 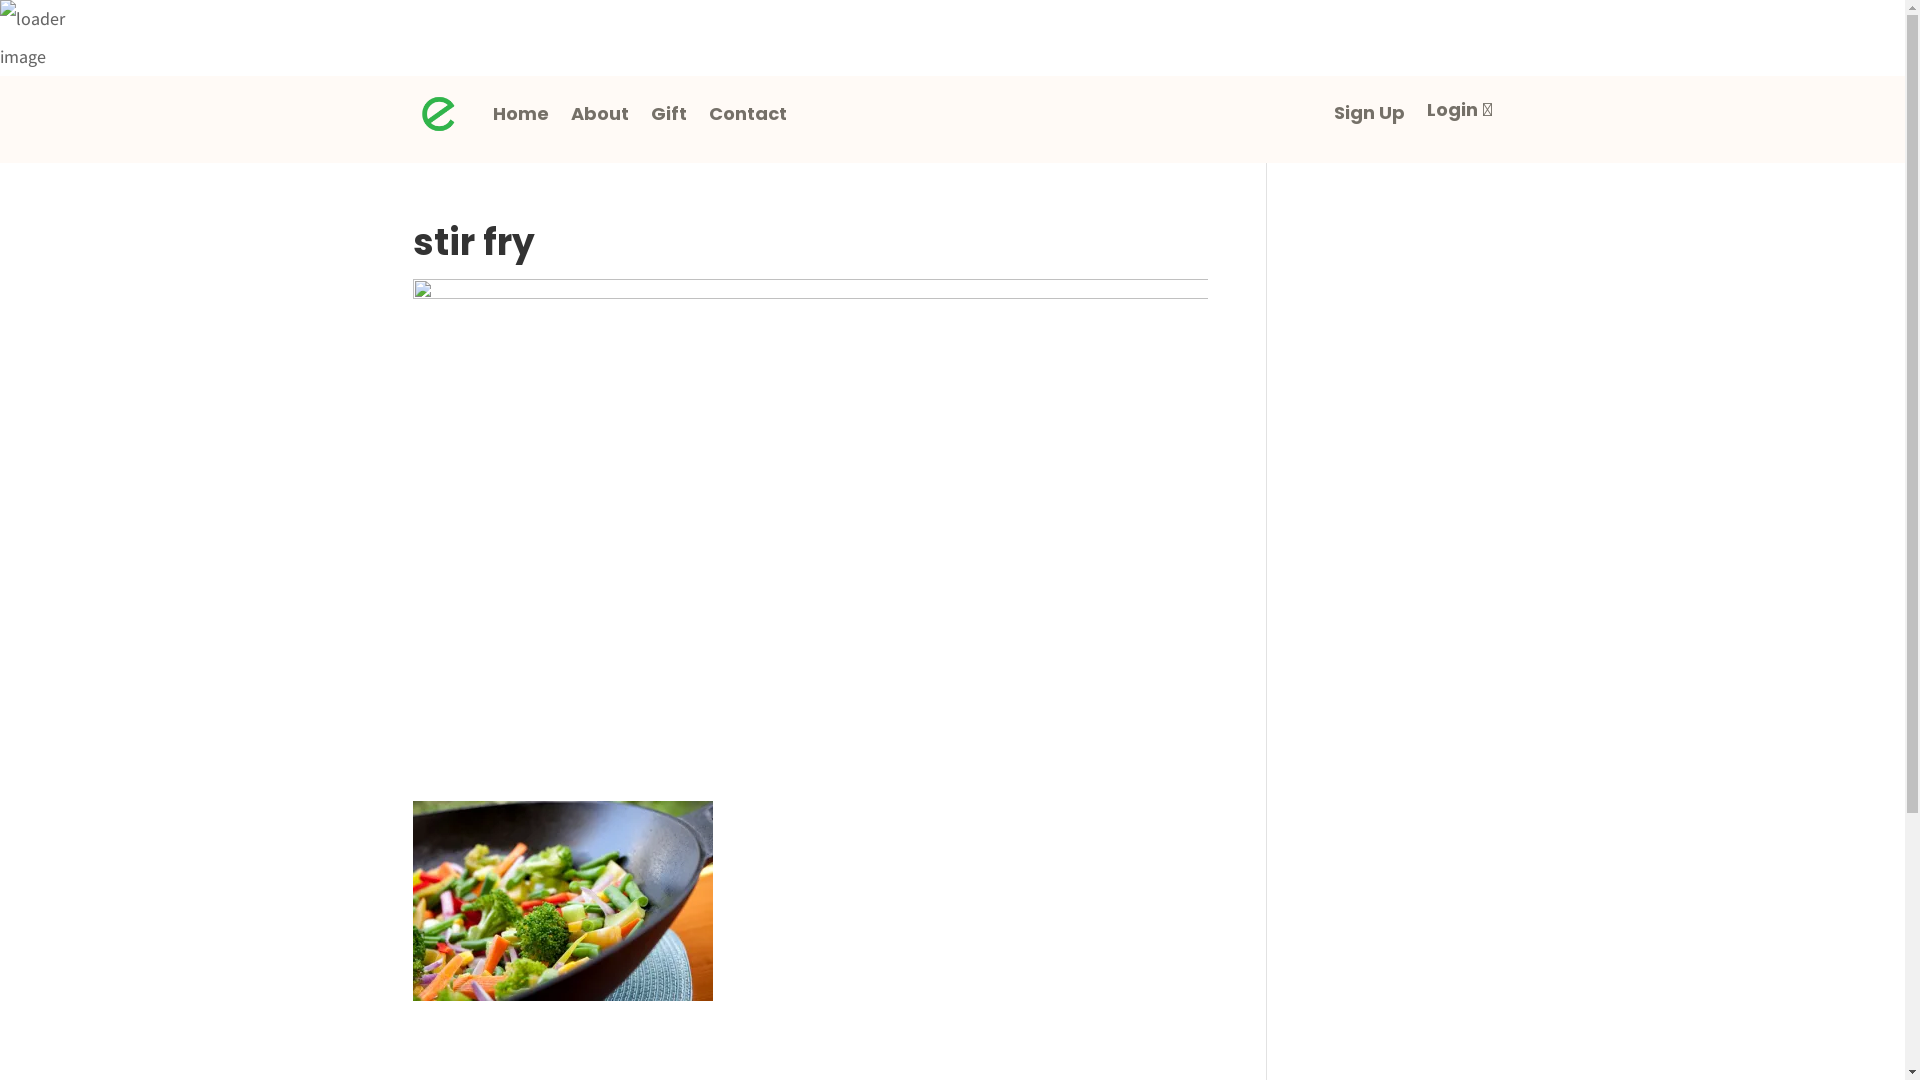 I want to click on 'Login', so click(x=1425, y=114).